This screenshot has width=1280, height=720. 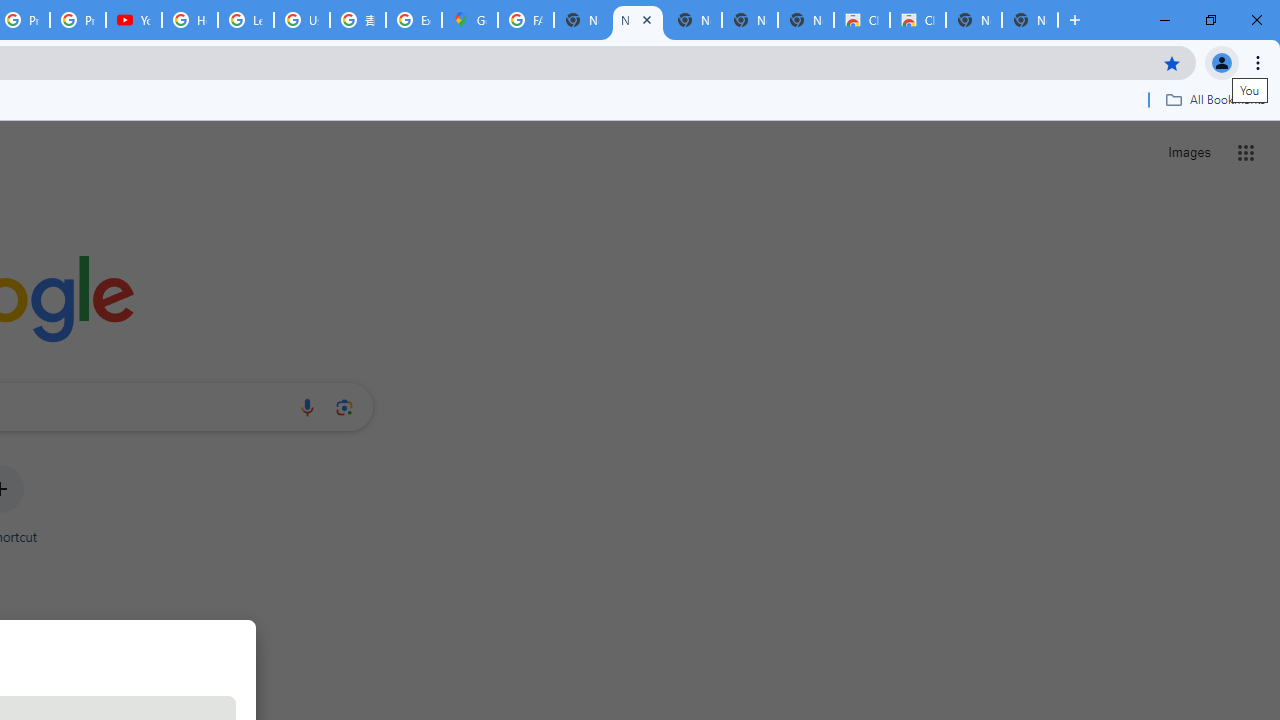 What do you see at coordinates (1030, 20) in the screenshot?
I see `'New Tab'` at bounding box center [1030, 20].